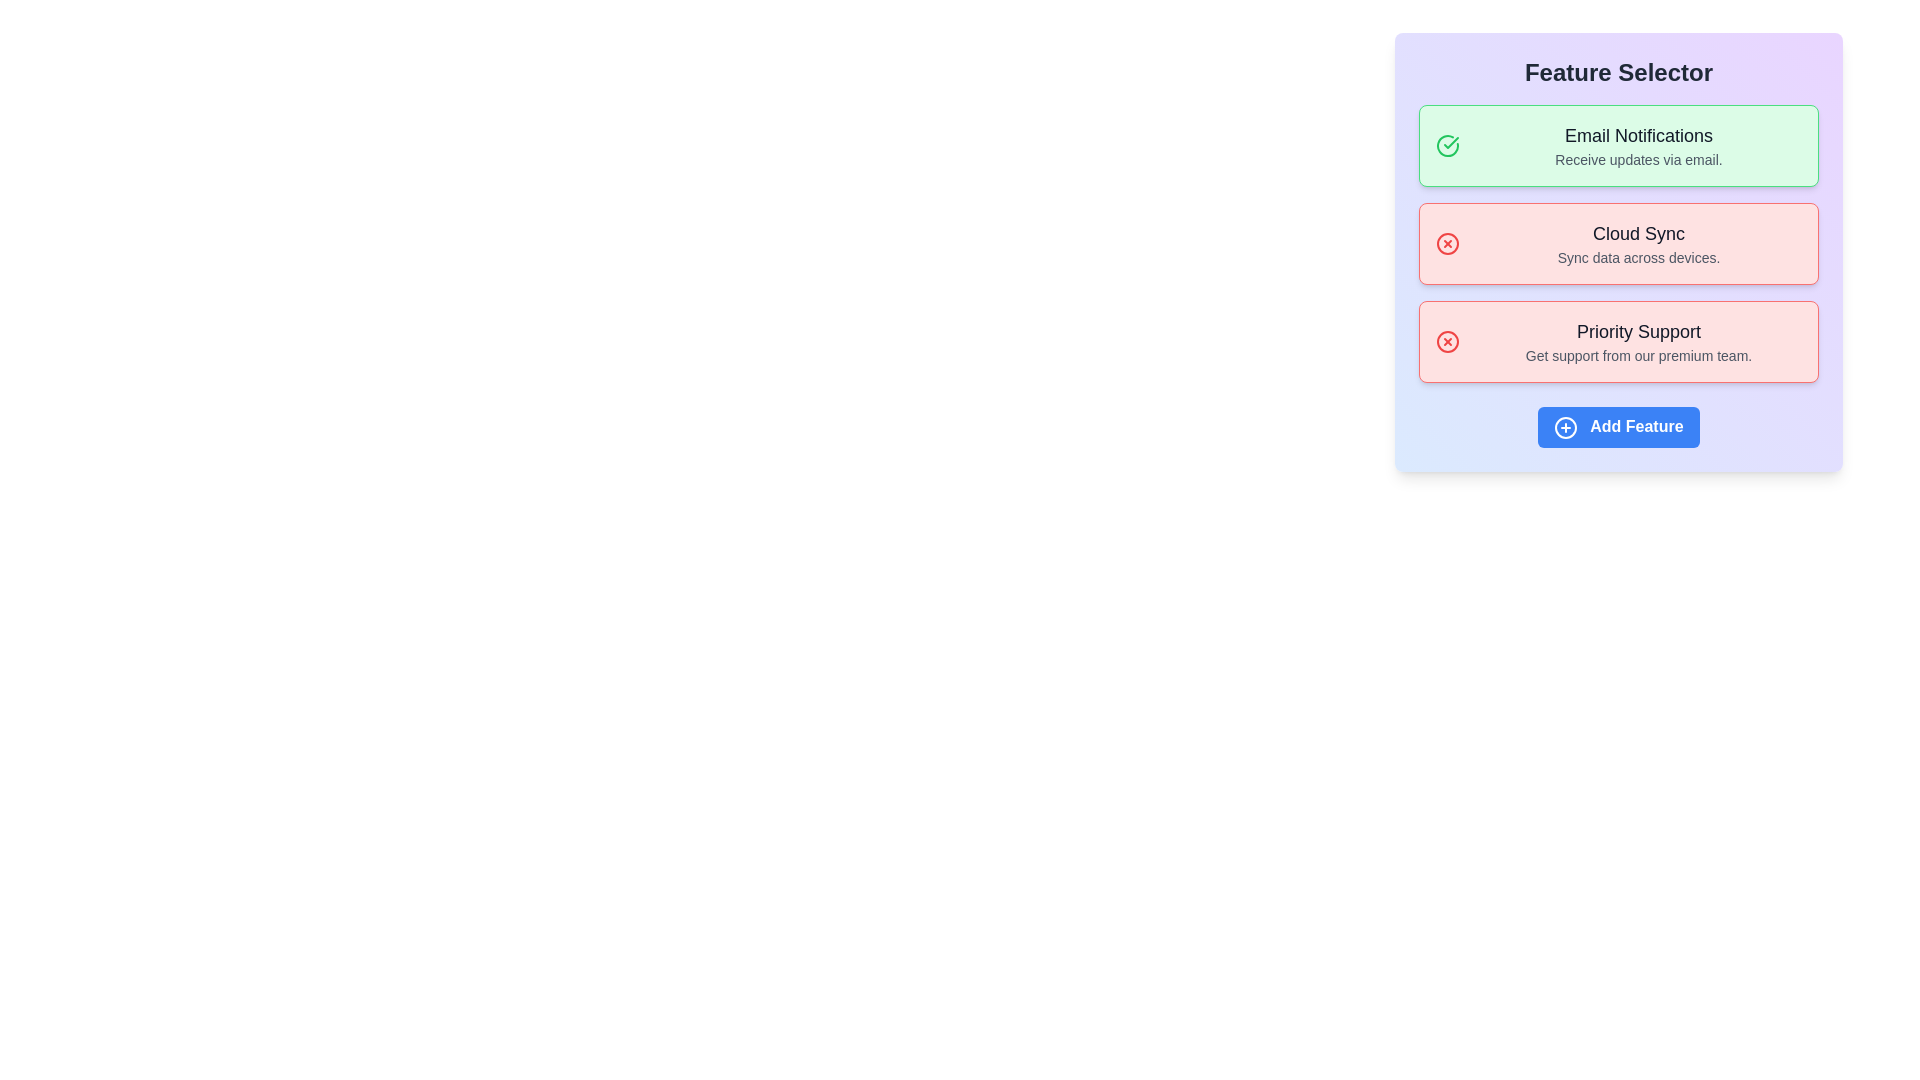 The width and height of the screenshot is (1920, 1080). What do you see at coordinates (1638, 354) in the screenshot?
I see `the static text that supports the main title 'Priority Support', located in the third card of the 'Feature Selector' section` at bounding box center [1638, 354].